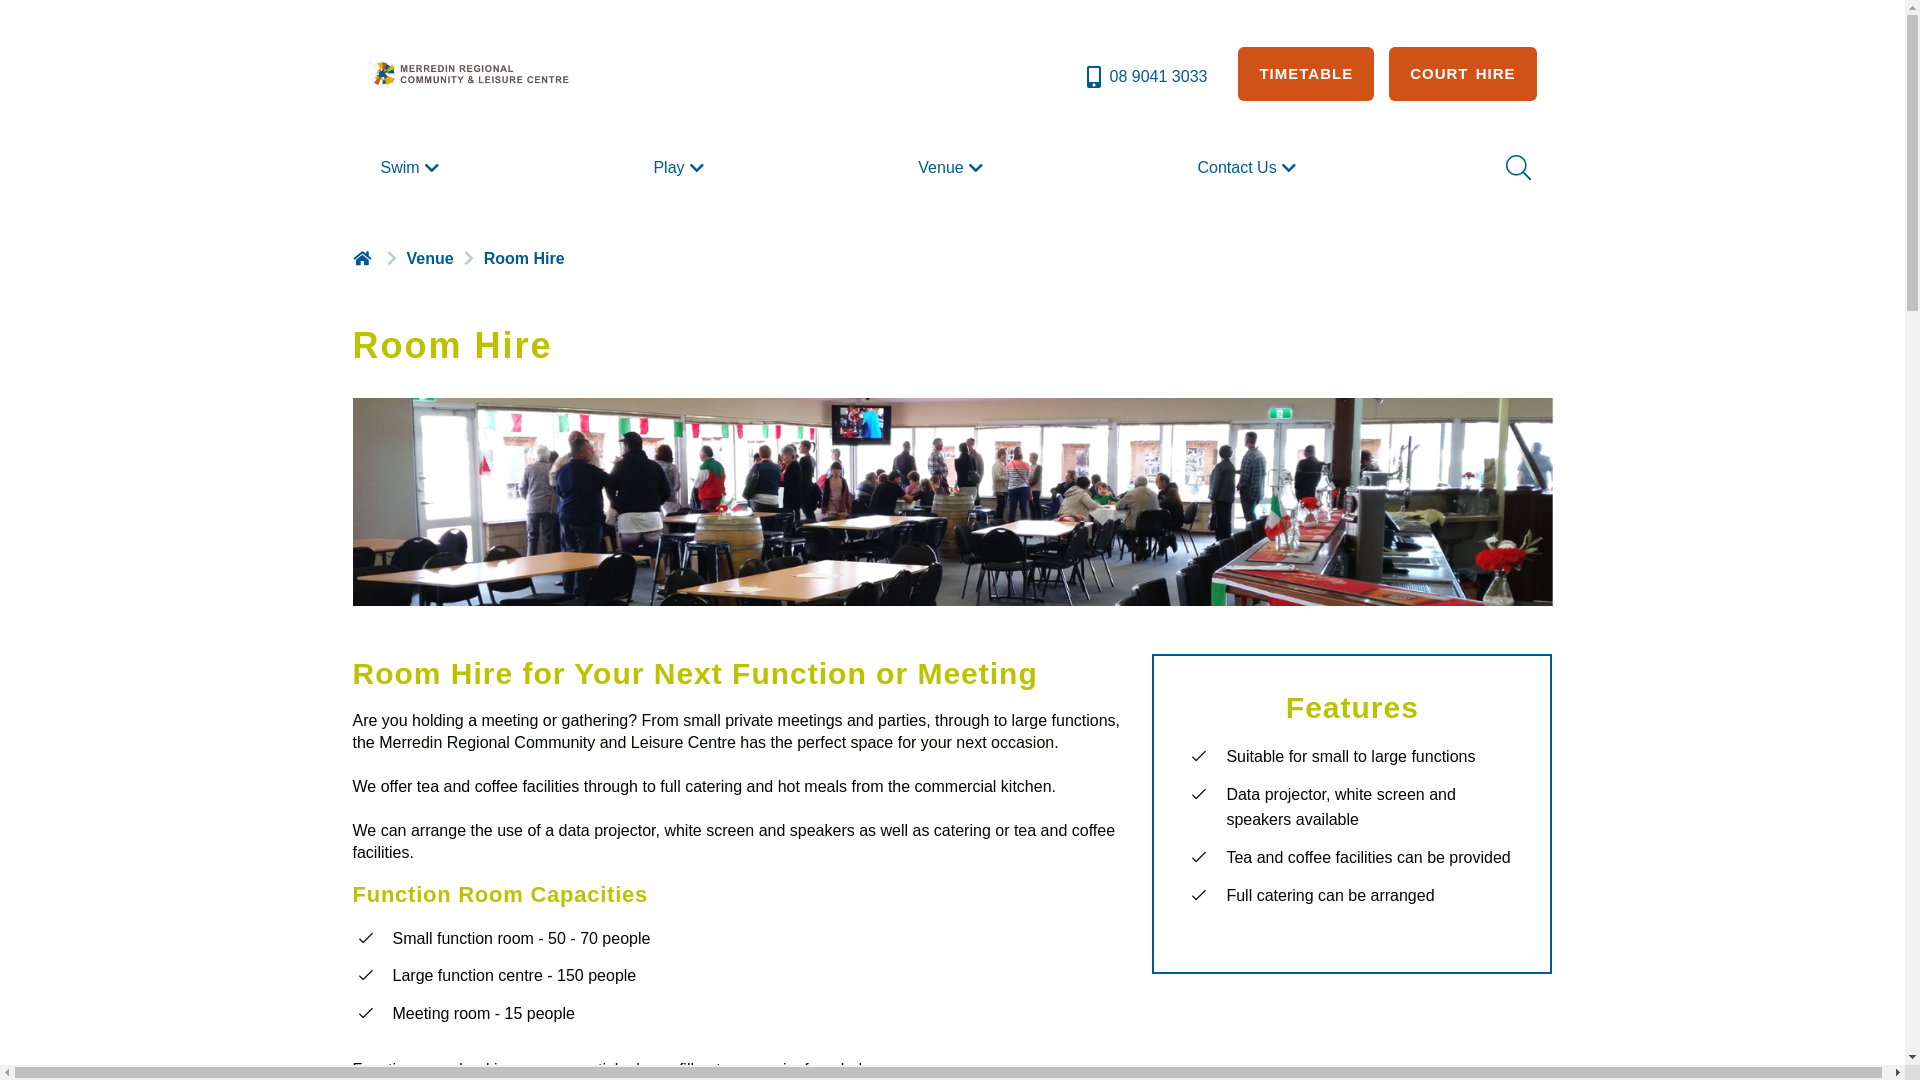 Image resolution: width=1920 pixels, height=1080 pixels. Describe the element at coordinates (372, 167) in the screenshot. I see `'Swim'` at that location.